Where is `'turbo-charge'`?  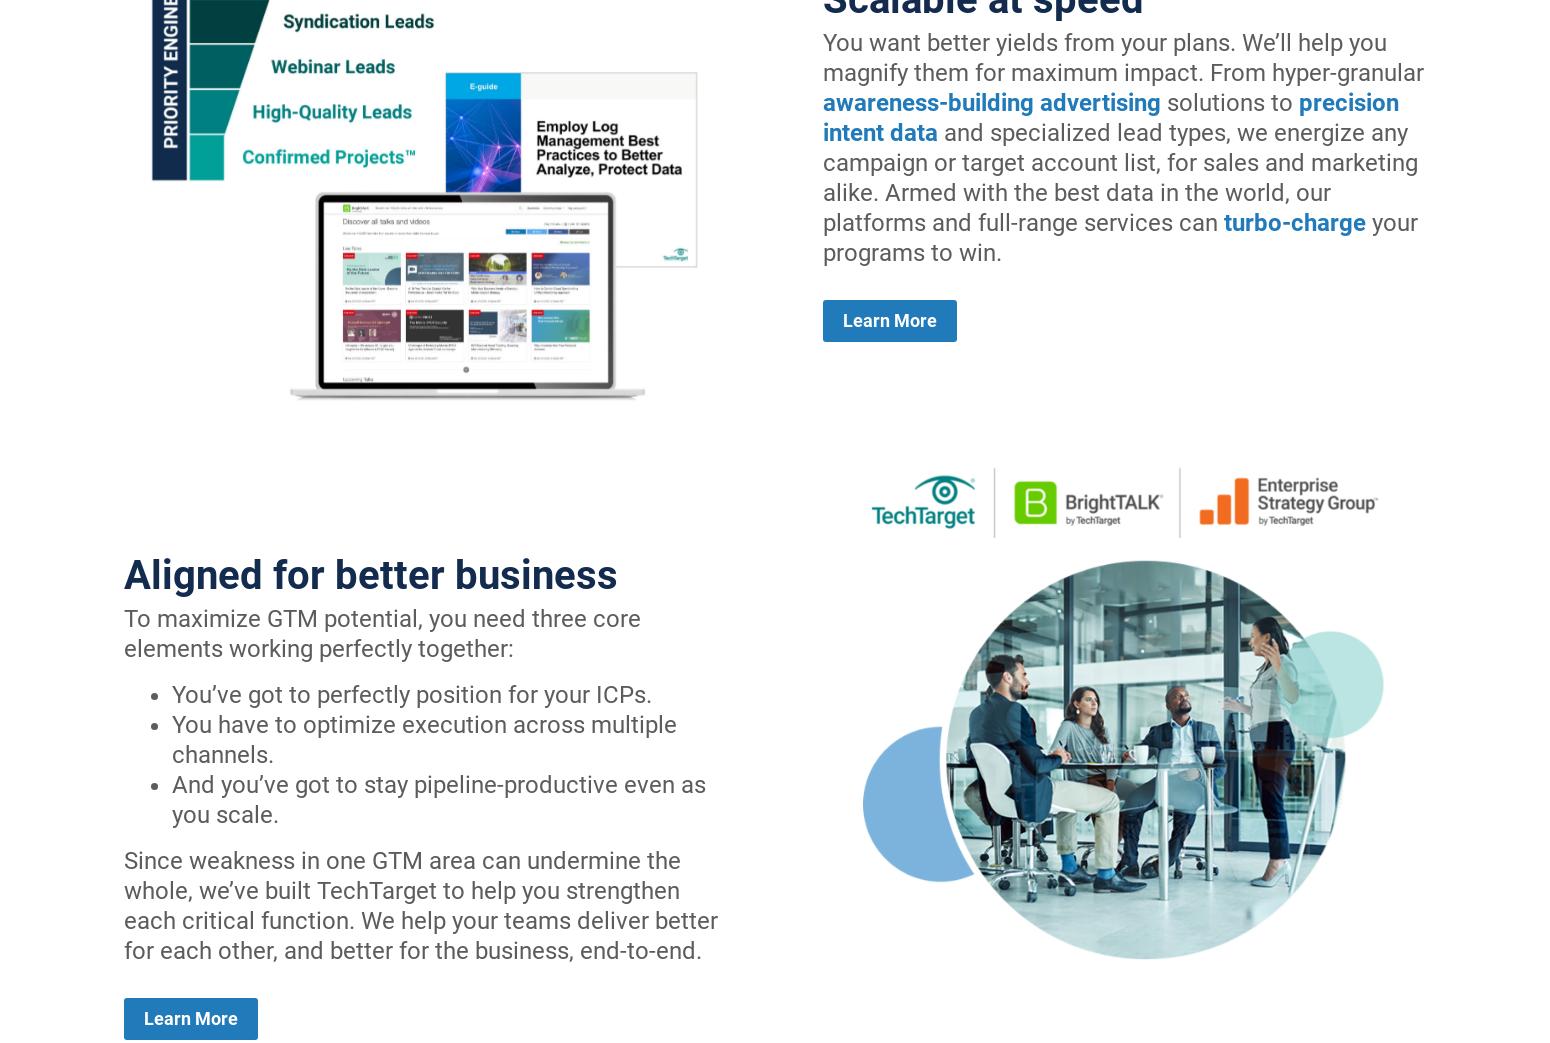
'turbo-charge' is located at coordinates (1294, 221).